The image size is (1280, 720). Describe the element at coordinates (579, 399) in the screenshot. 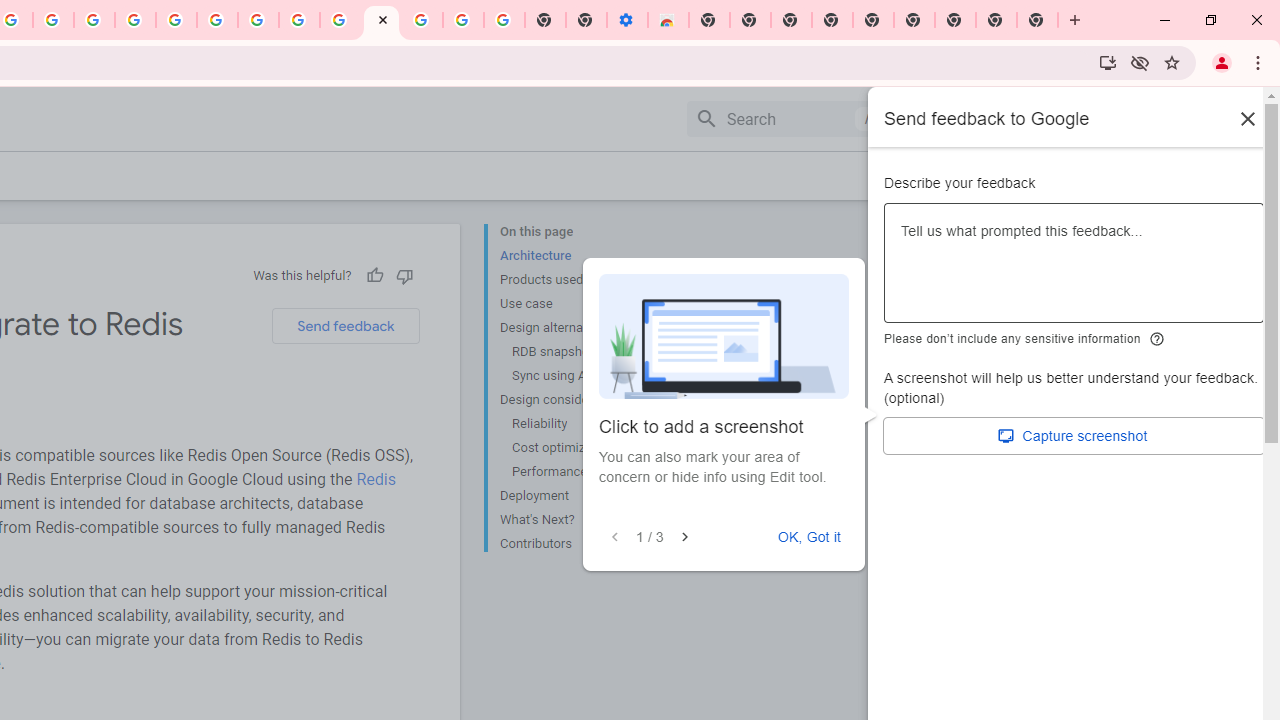

I see `'Design considerations'` at that location.